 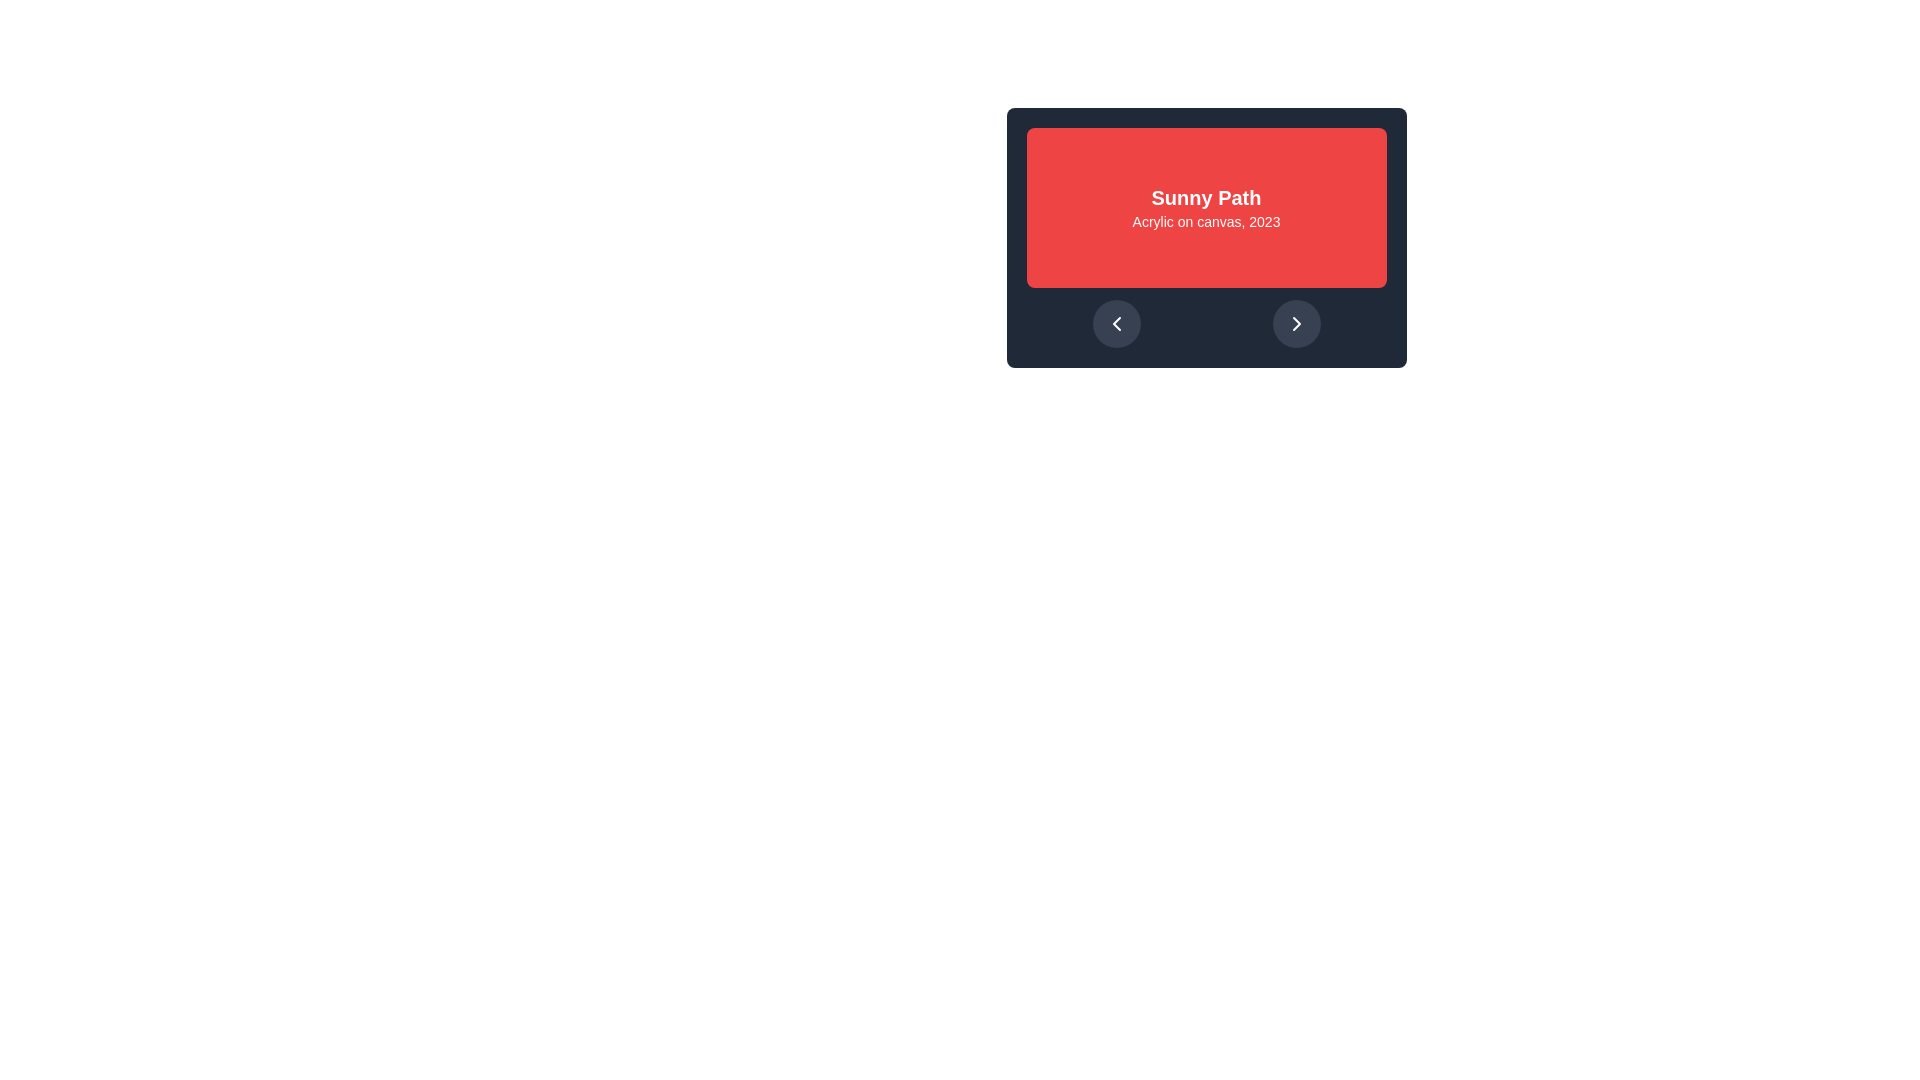 I want to click on the primary heading text label located above the sibling element displaying 'Acrylic on canvas, 2023', centered within the dark background panel, so click(x=1205, y=197).